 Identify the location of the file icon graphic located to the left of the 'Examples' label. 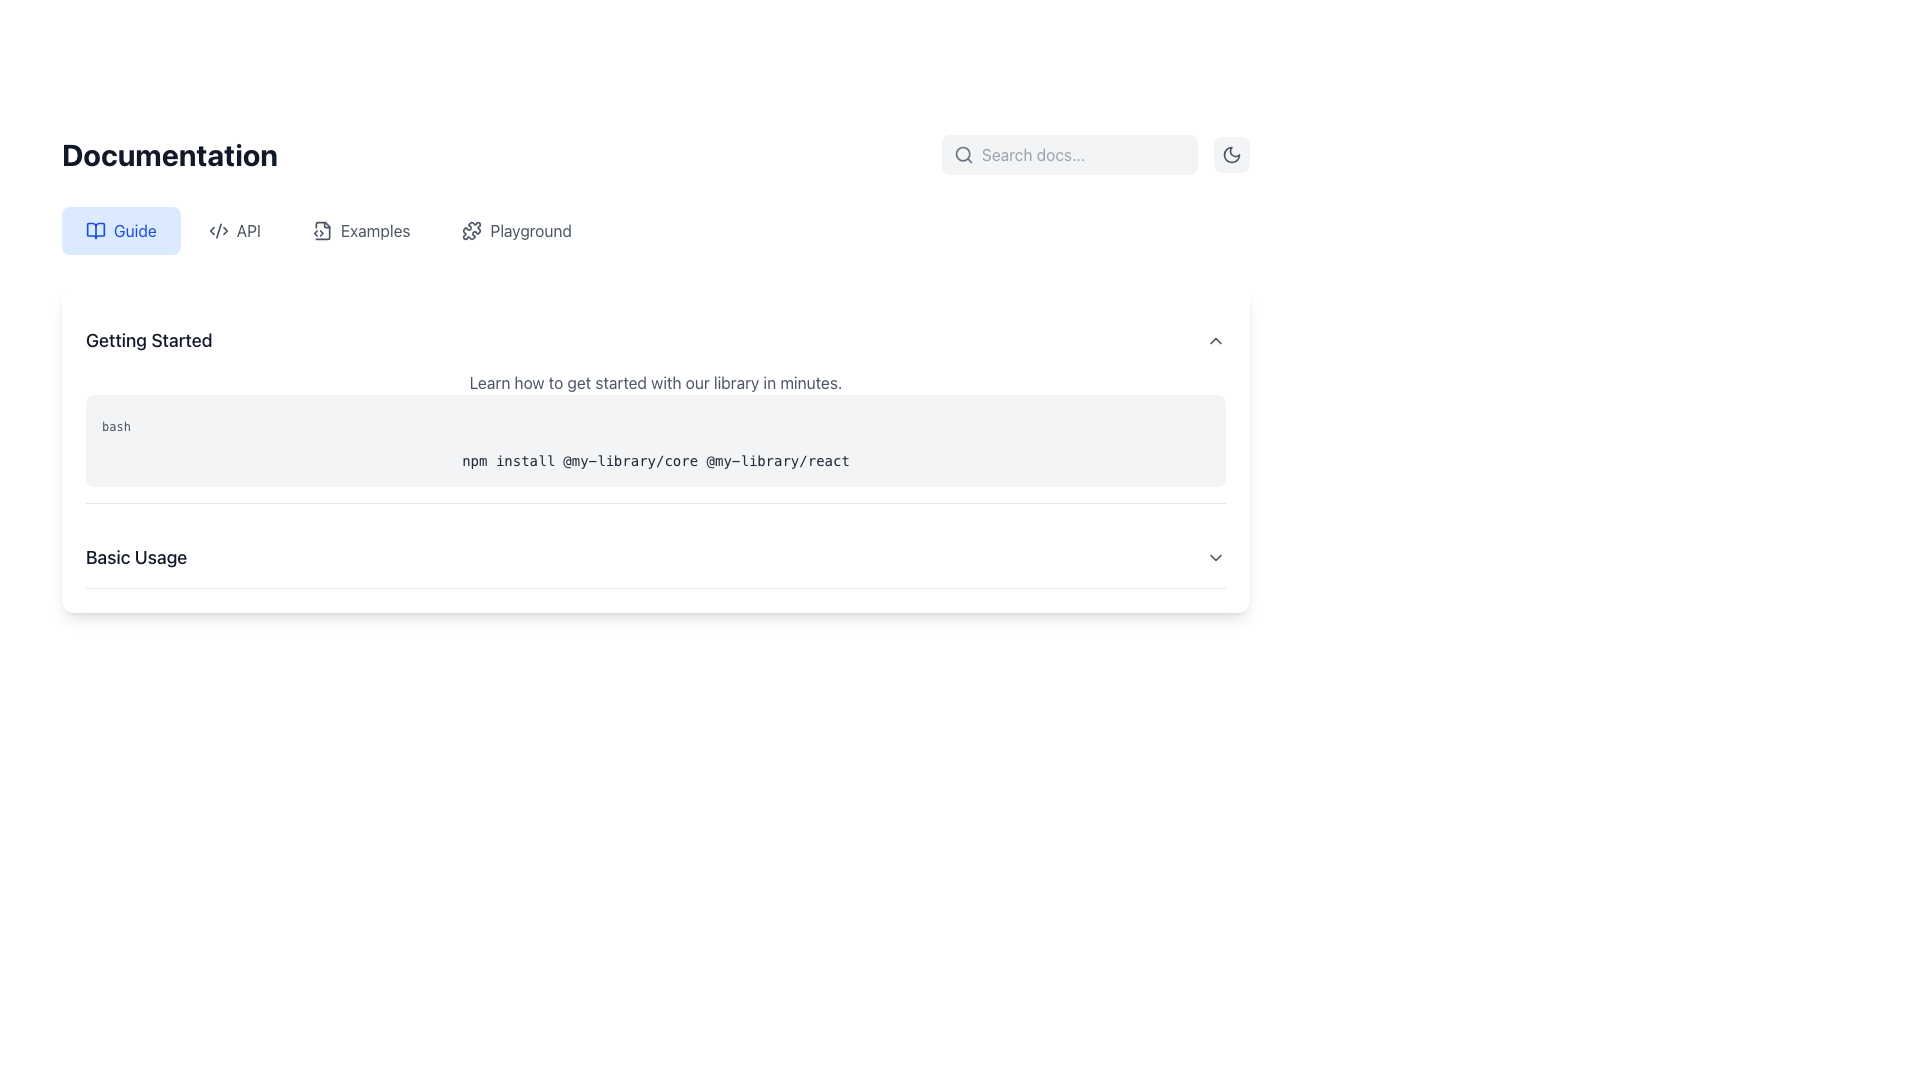
(322, 230).